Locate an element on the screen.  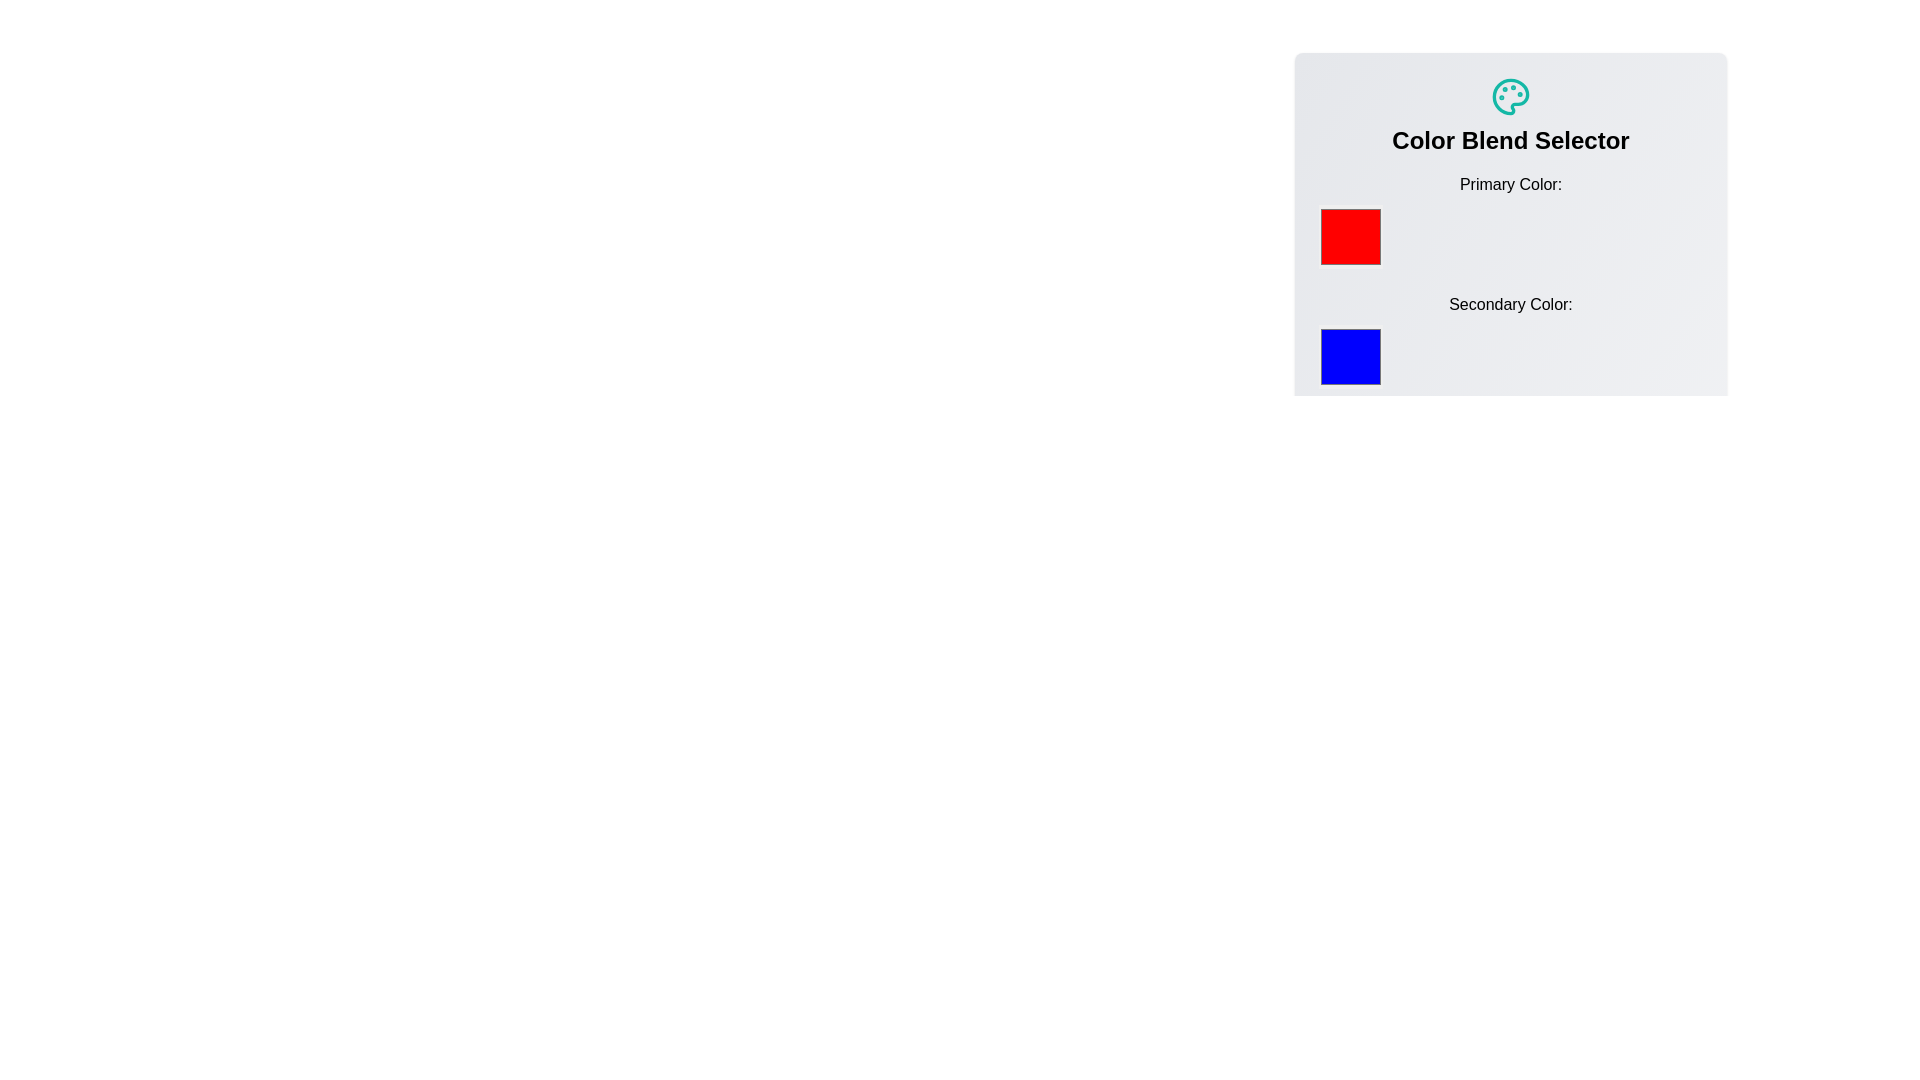
the Color input field that serves as a color selector or indicator for the primary color in a color blending application, located under the 'Primary Color:' label in the top-right area of the interface is located at coordinates (1350, 235).